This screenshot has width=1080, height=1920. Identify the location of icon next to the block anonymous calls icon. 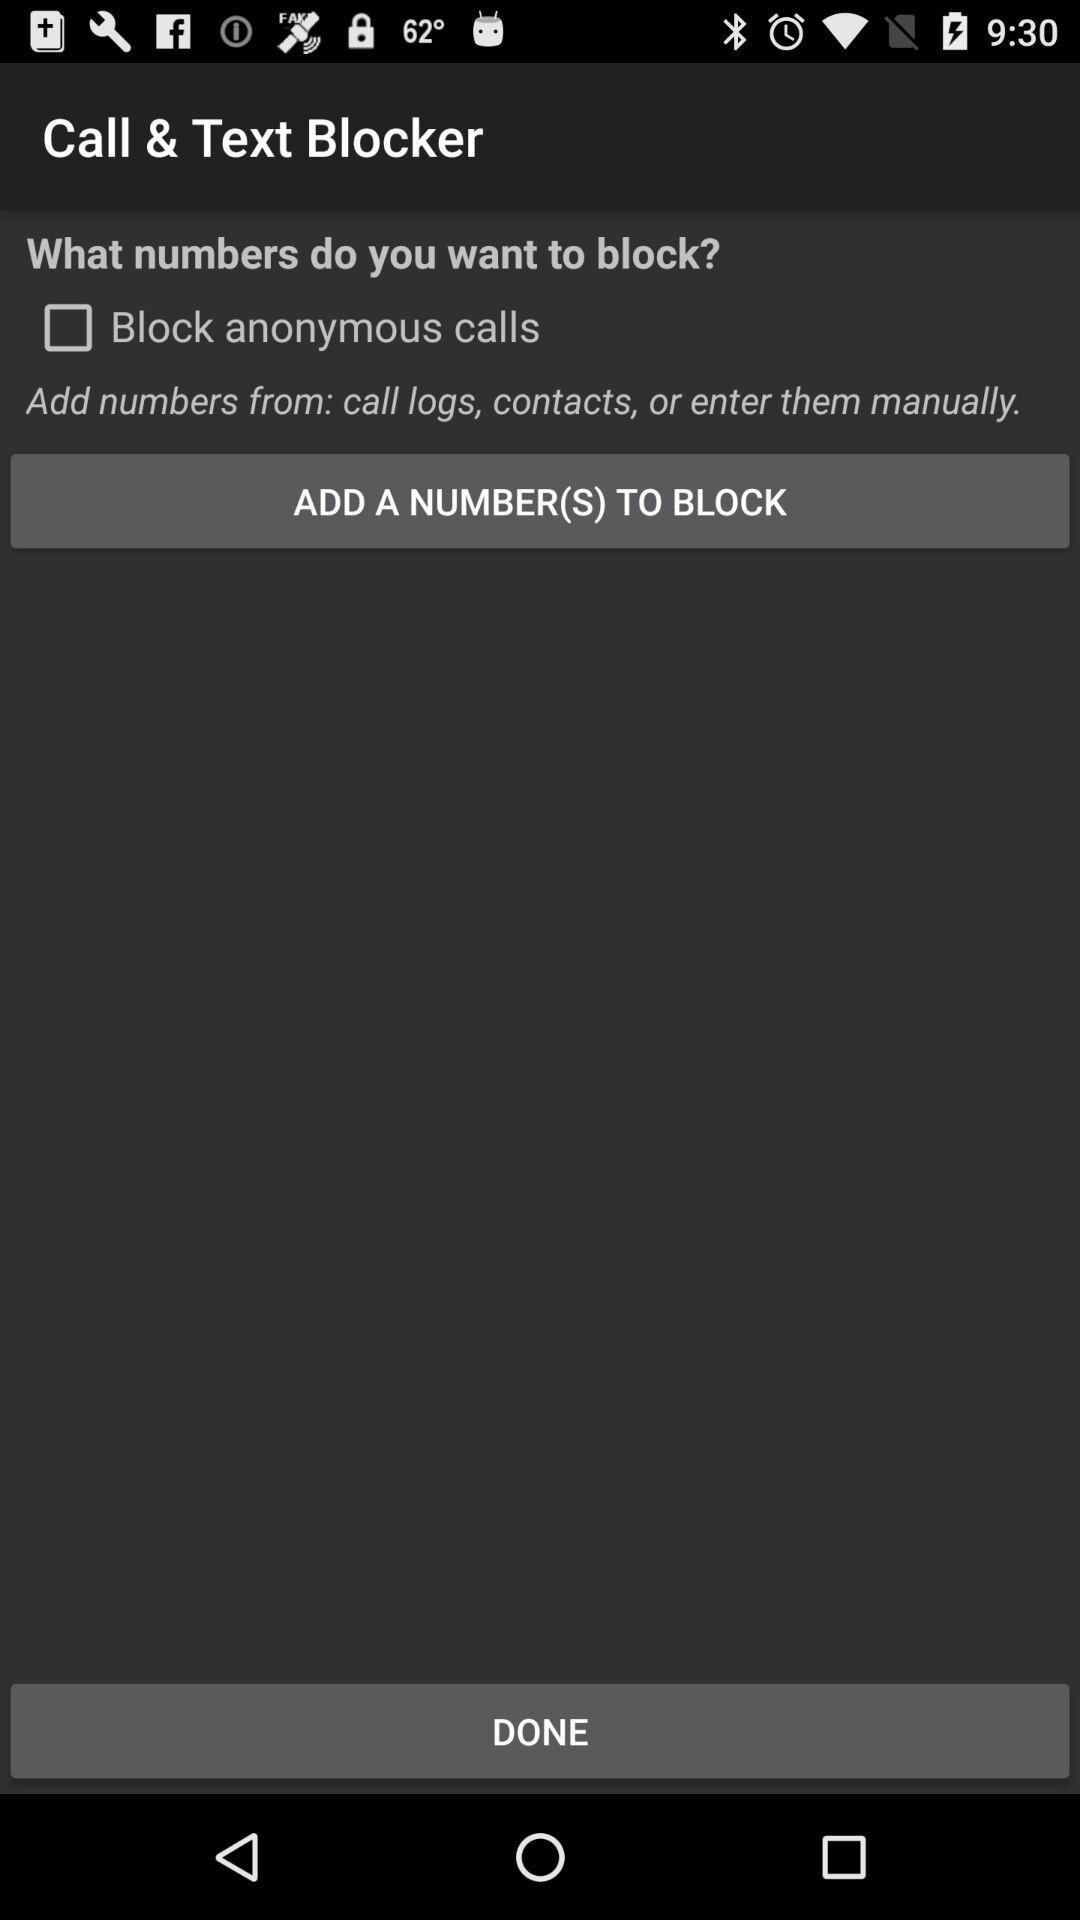
(67, 327).